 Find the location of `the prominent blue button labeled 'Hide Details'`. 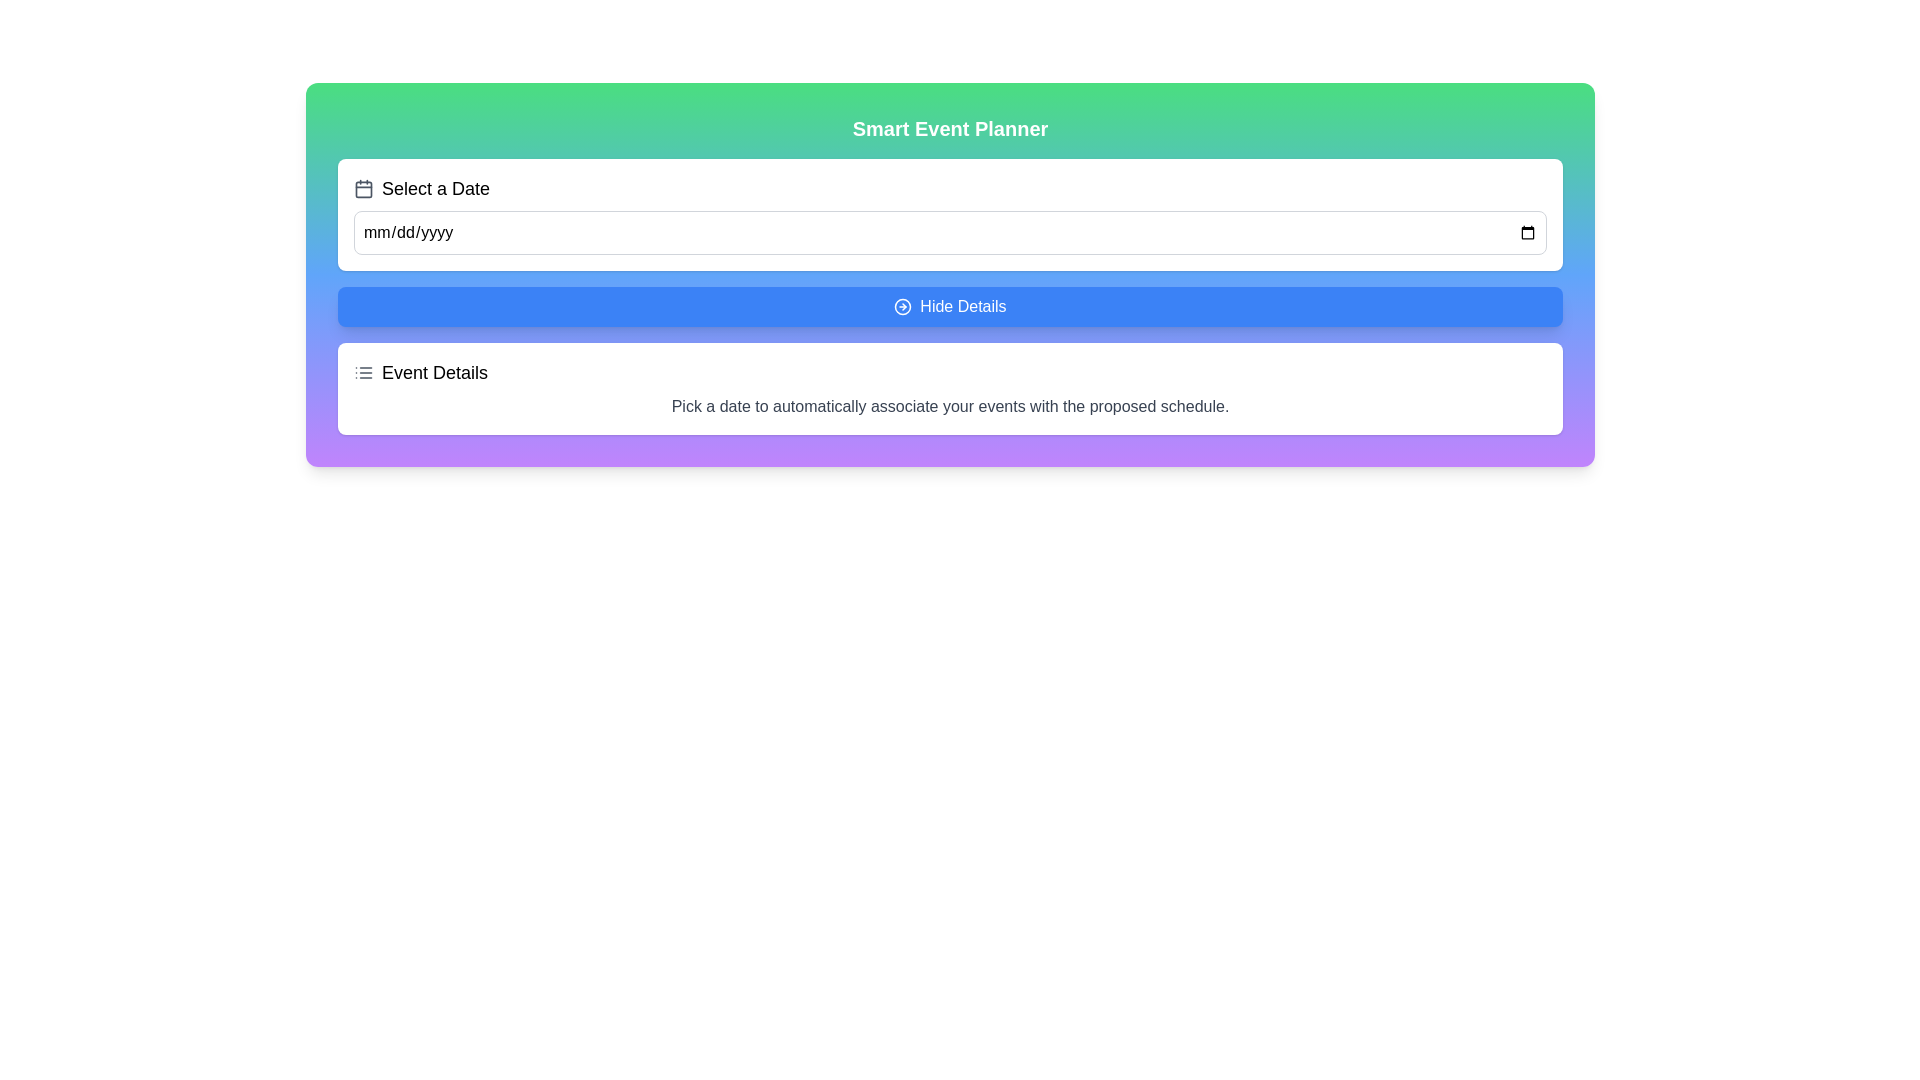

the prominent blue button labeled 'Hide Details' is located at coordinates (949, 307).